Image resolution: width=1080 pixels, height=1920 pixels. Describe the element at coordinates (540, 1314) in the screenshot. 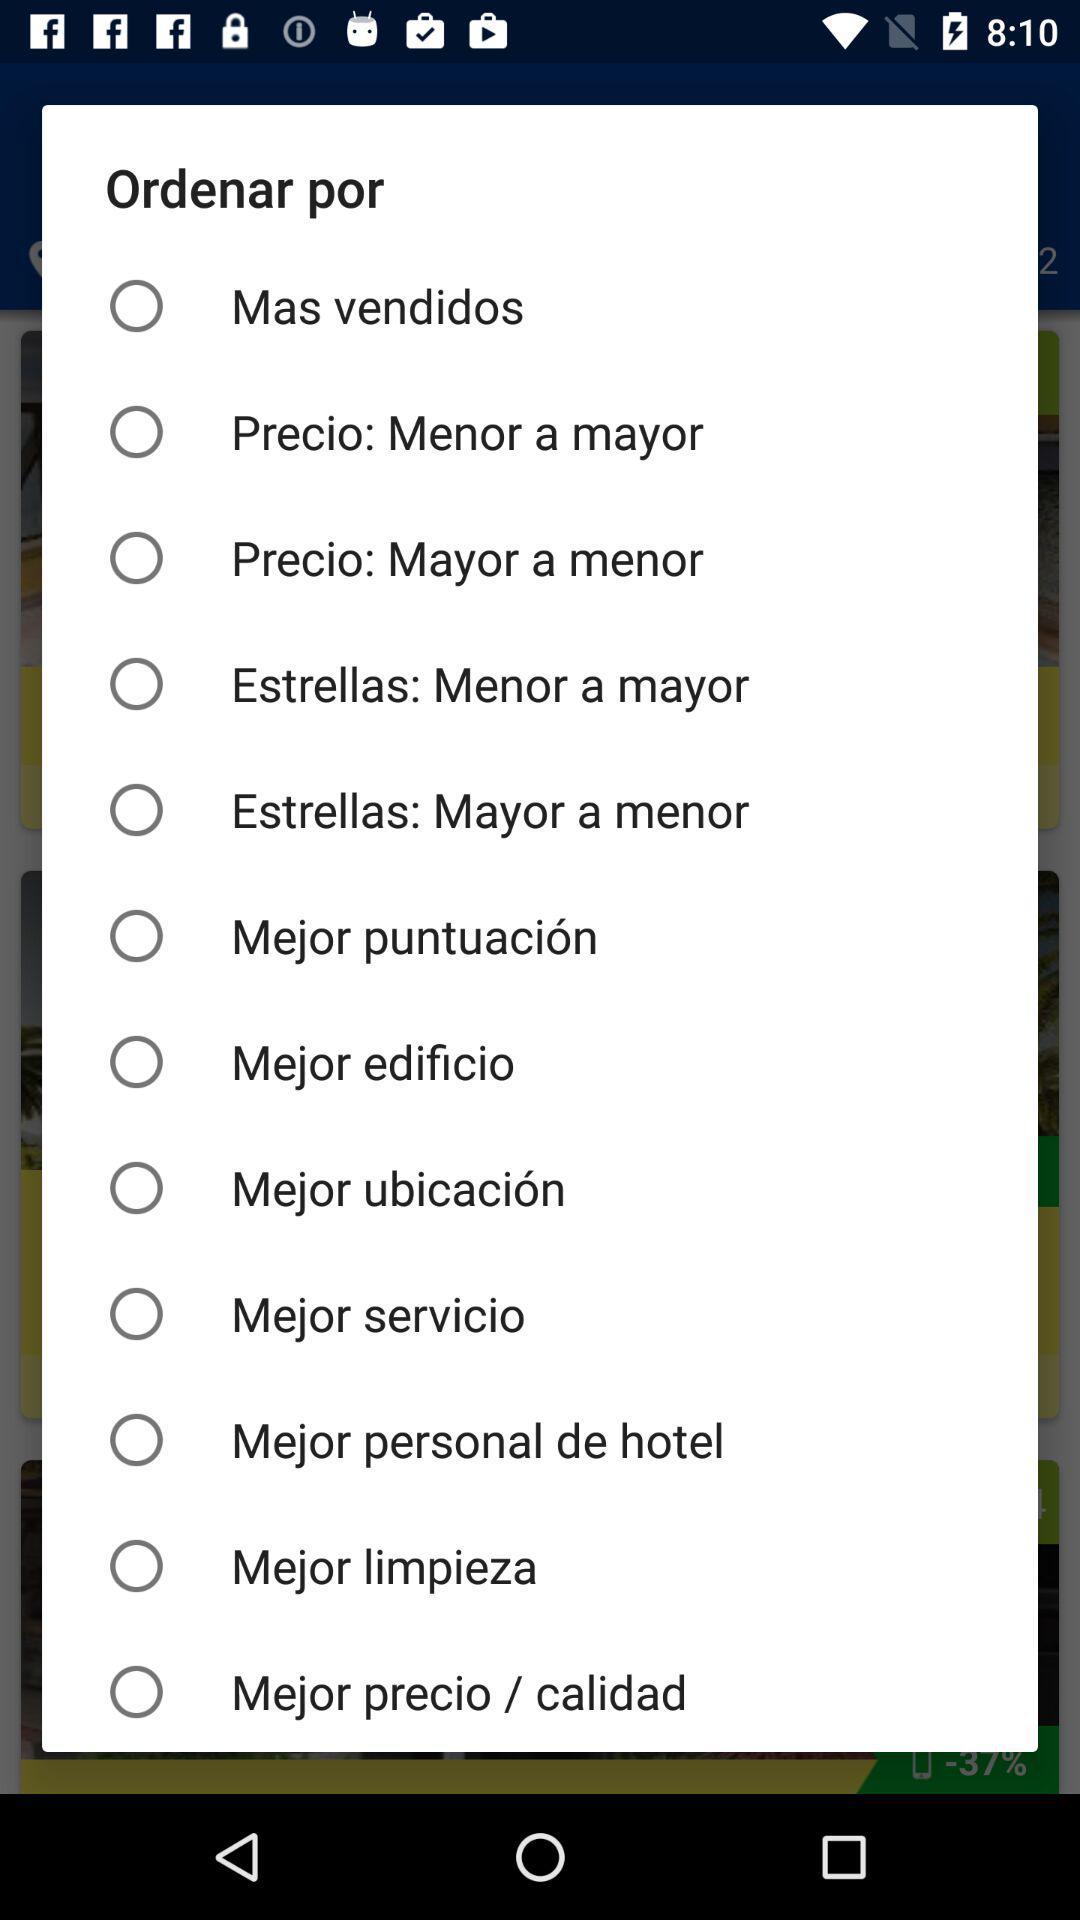

I see `the mejor servicio` at that location.